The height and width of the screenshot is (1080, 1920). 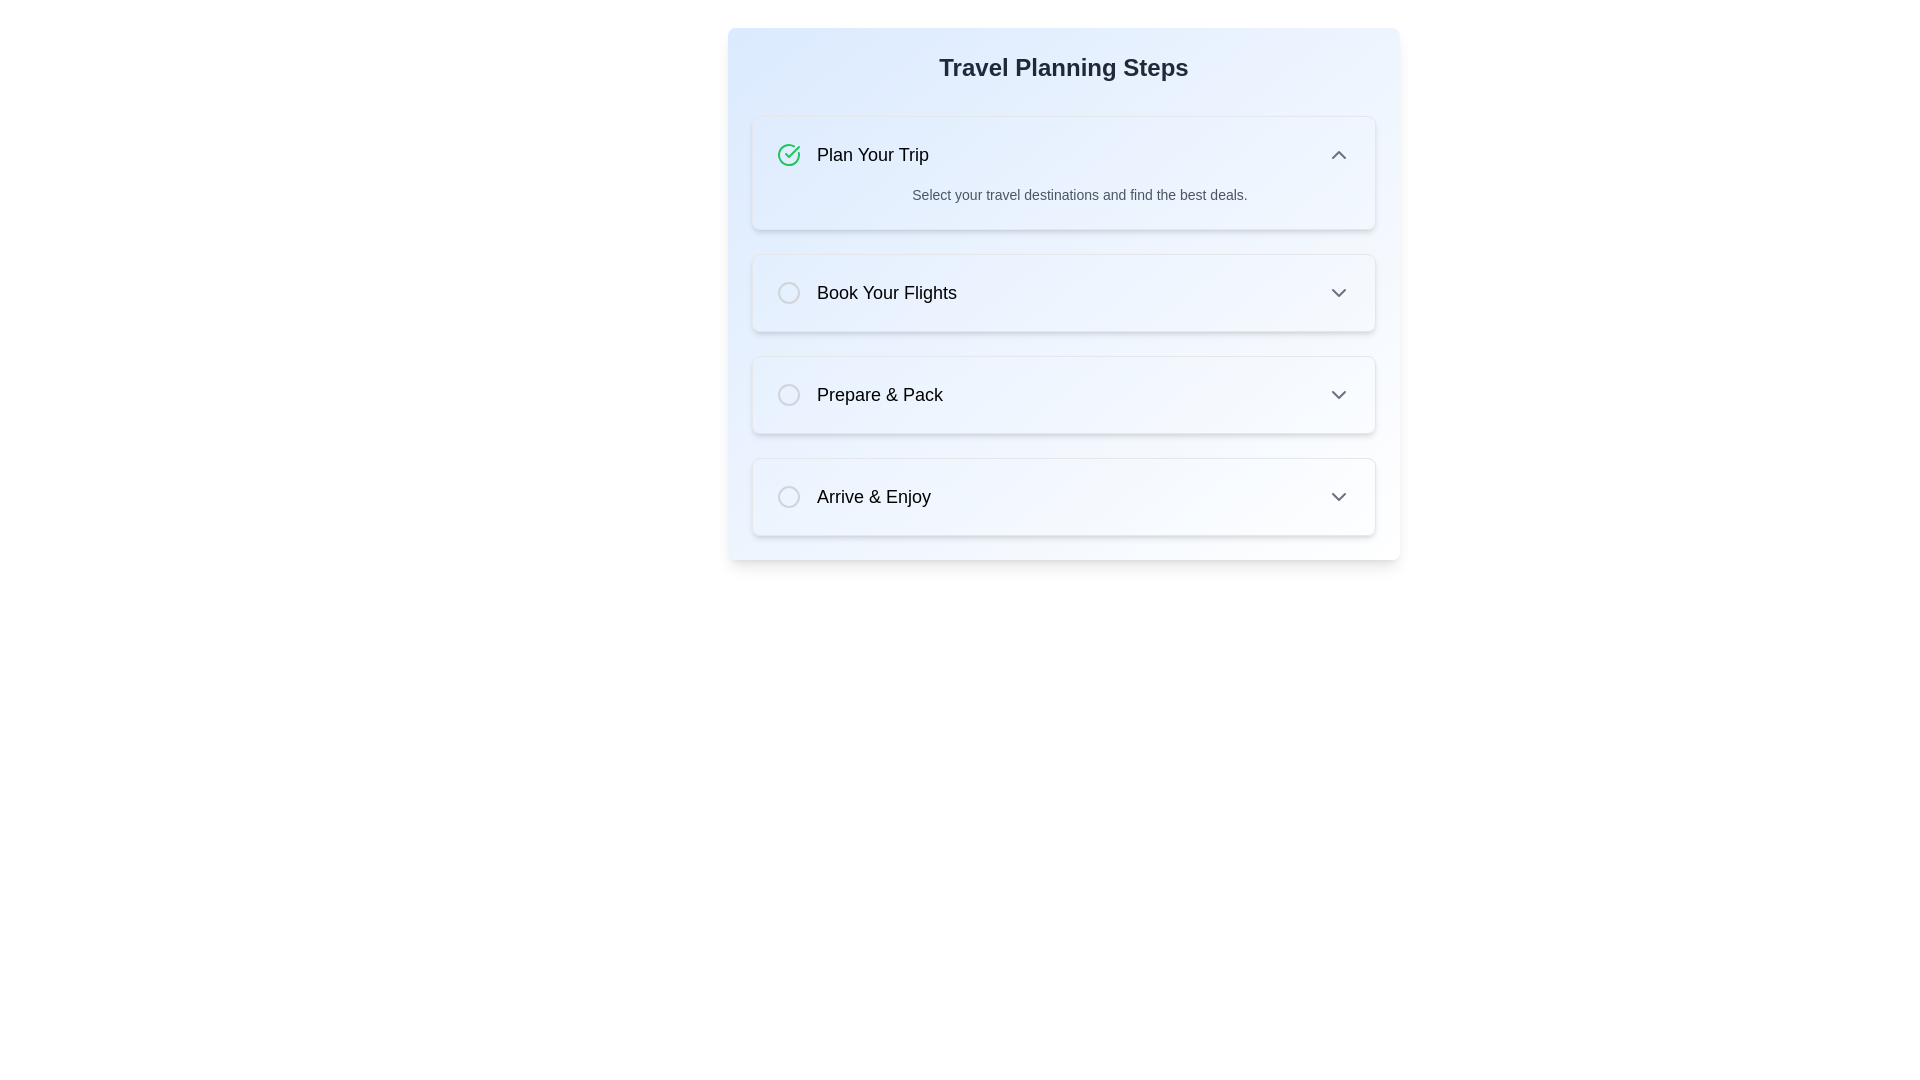 I want to click on the circle graphic indicator located in the lower section of the vertical list, next to the 'Arrive & Enjoy' text, so click(x=787, y=496).